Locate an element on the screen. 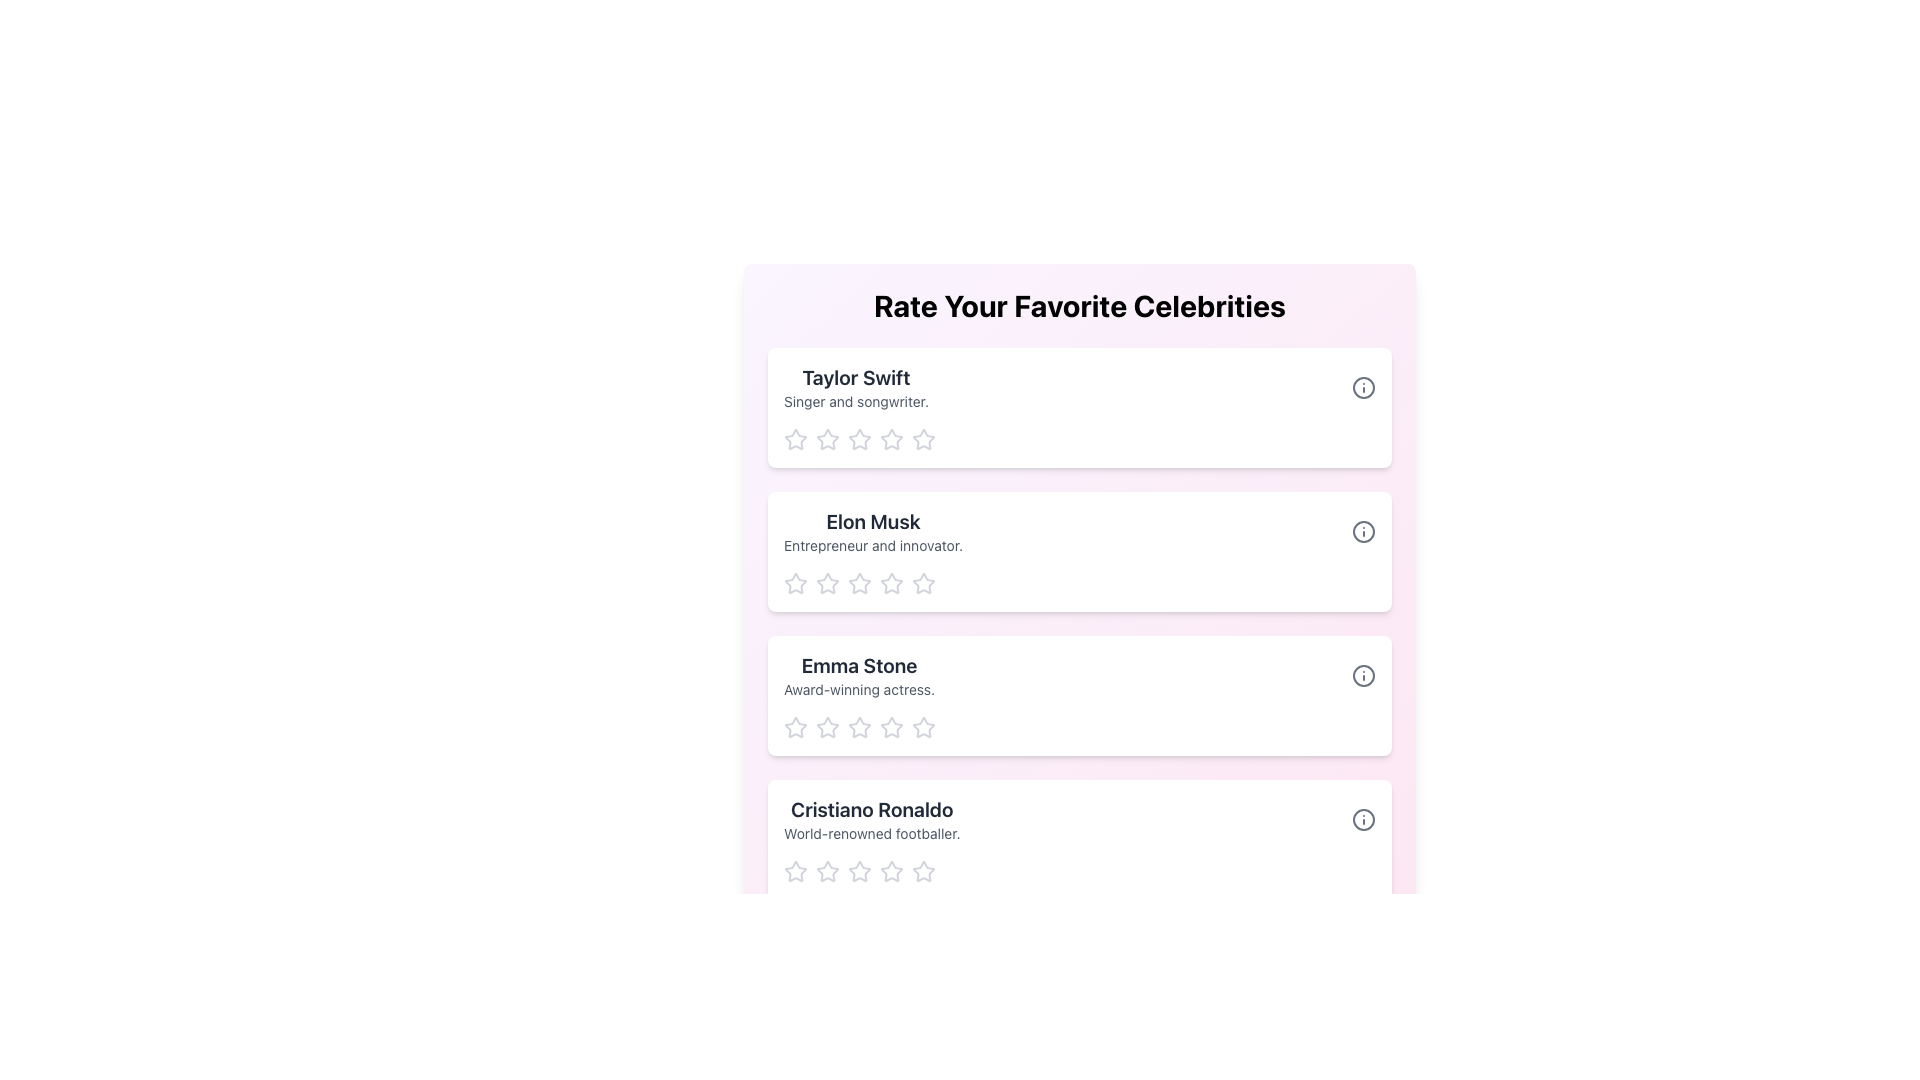 Image resolution: width=1920 pixels, height=1080 pixels. the fifth star icon in the five-star rating system under the 'Cristiano Ronaldo' section is located at coordinates (923, 870).